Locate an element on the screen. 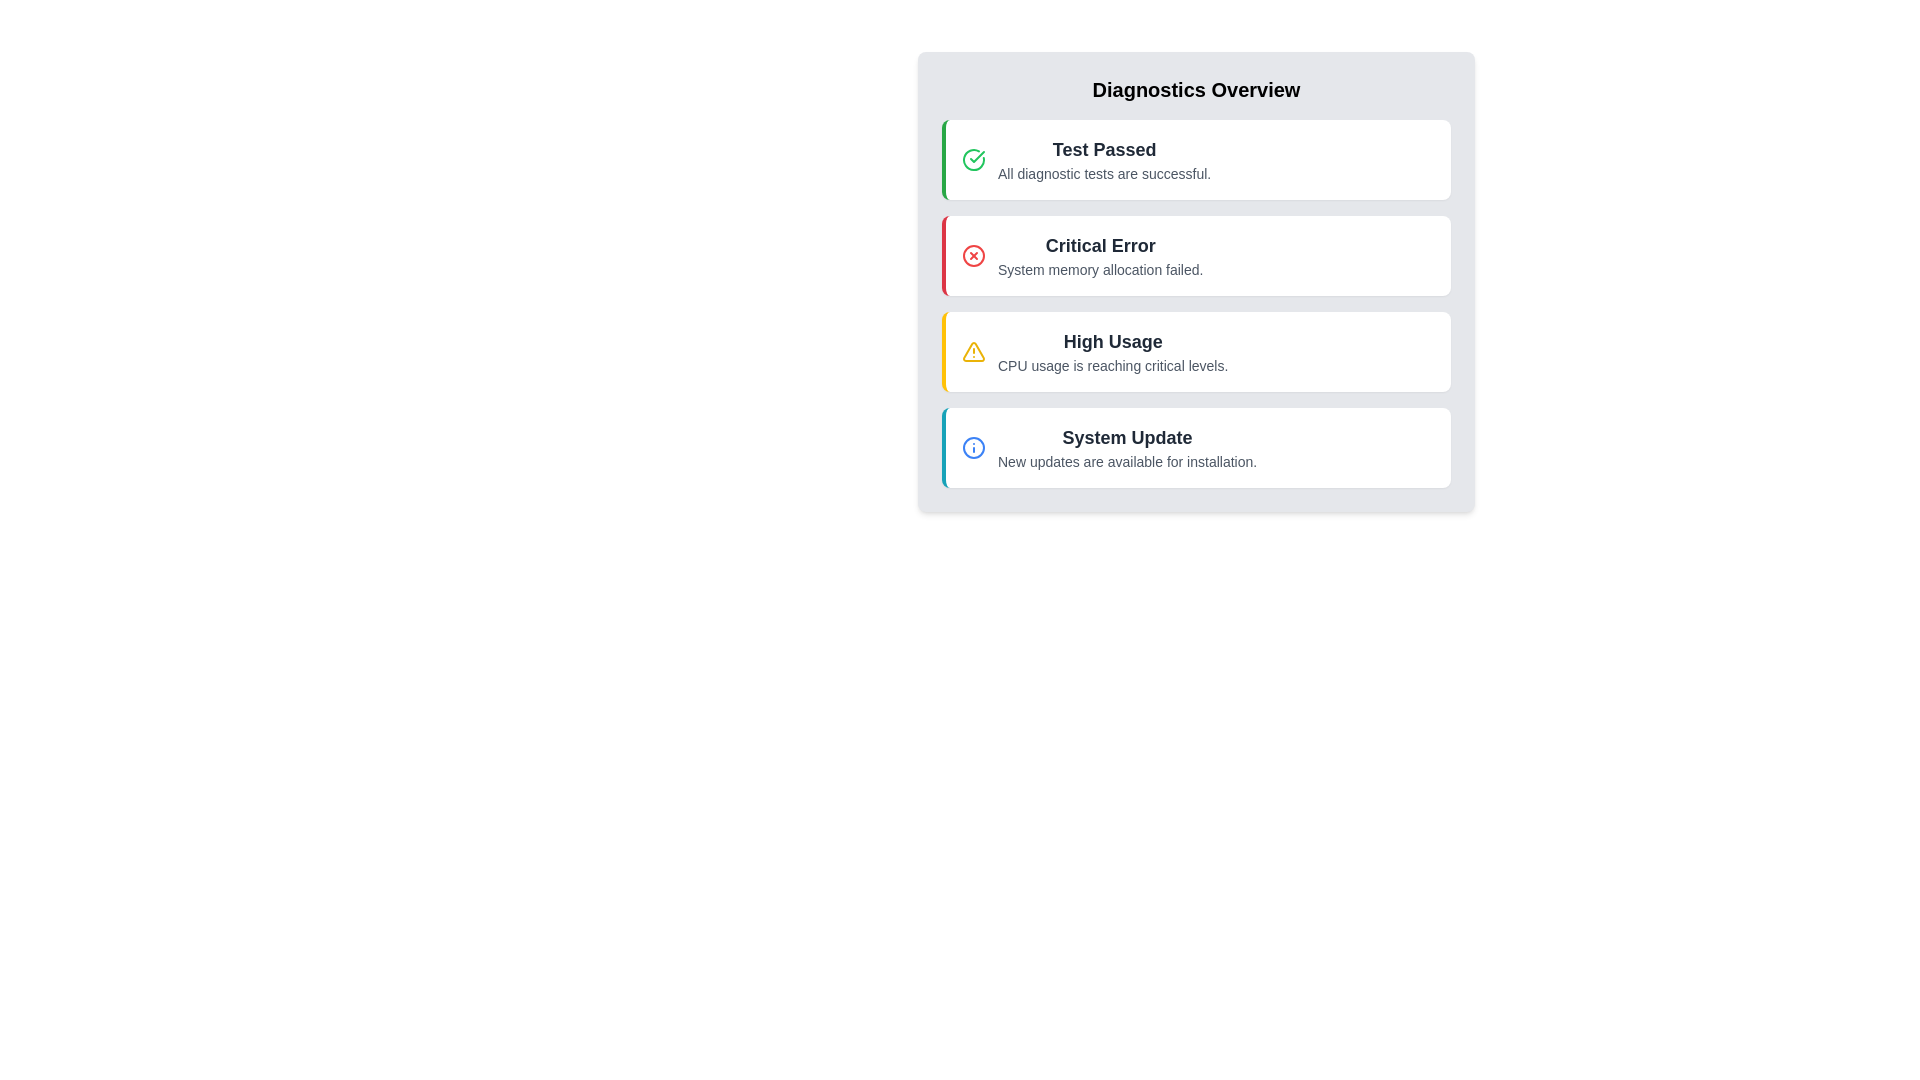 The image size is (1920, 1080). the information indicator icon located on the leftmost side next to the 'System Update' heading is located at coordinates (974, 446).